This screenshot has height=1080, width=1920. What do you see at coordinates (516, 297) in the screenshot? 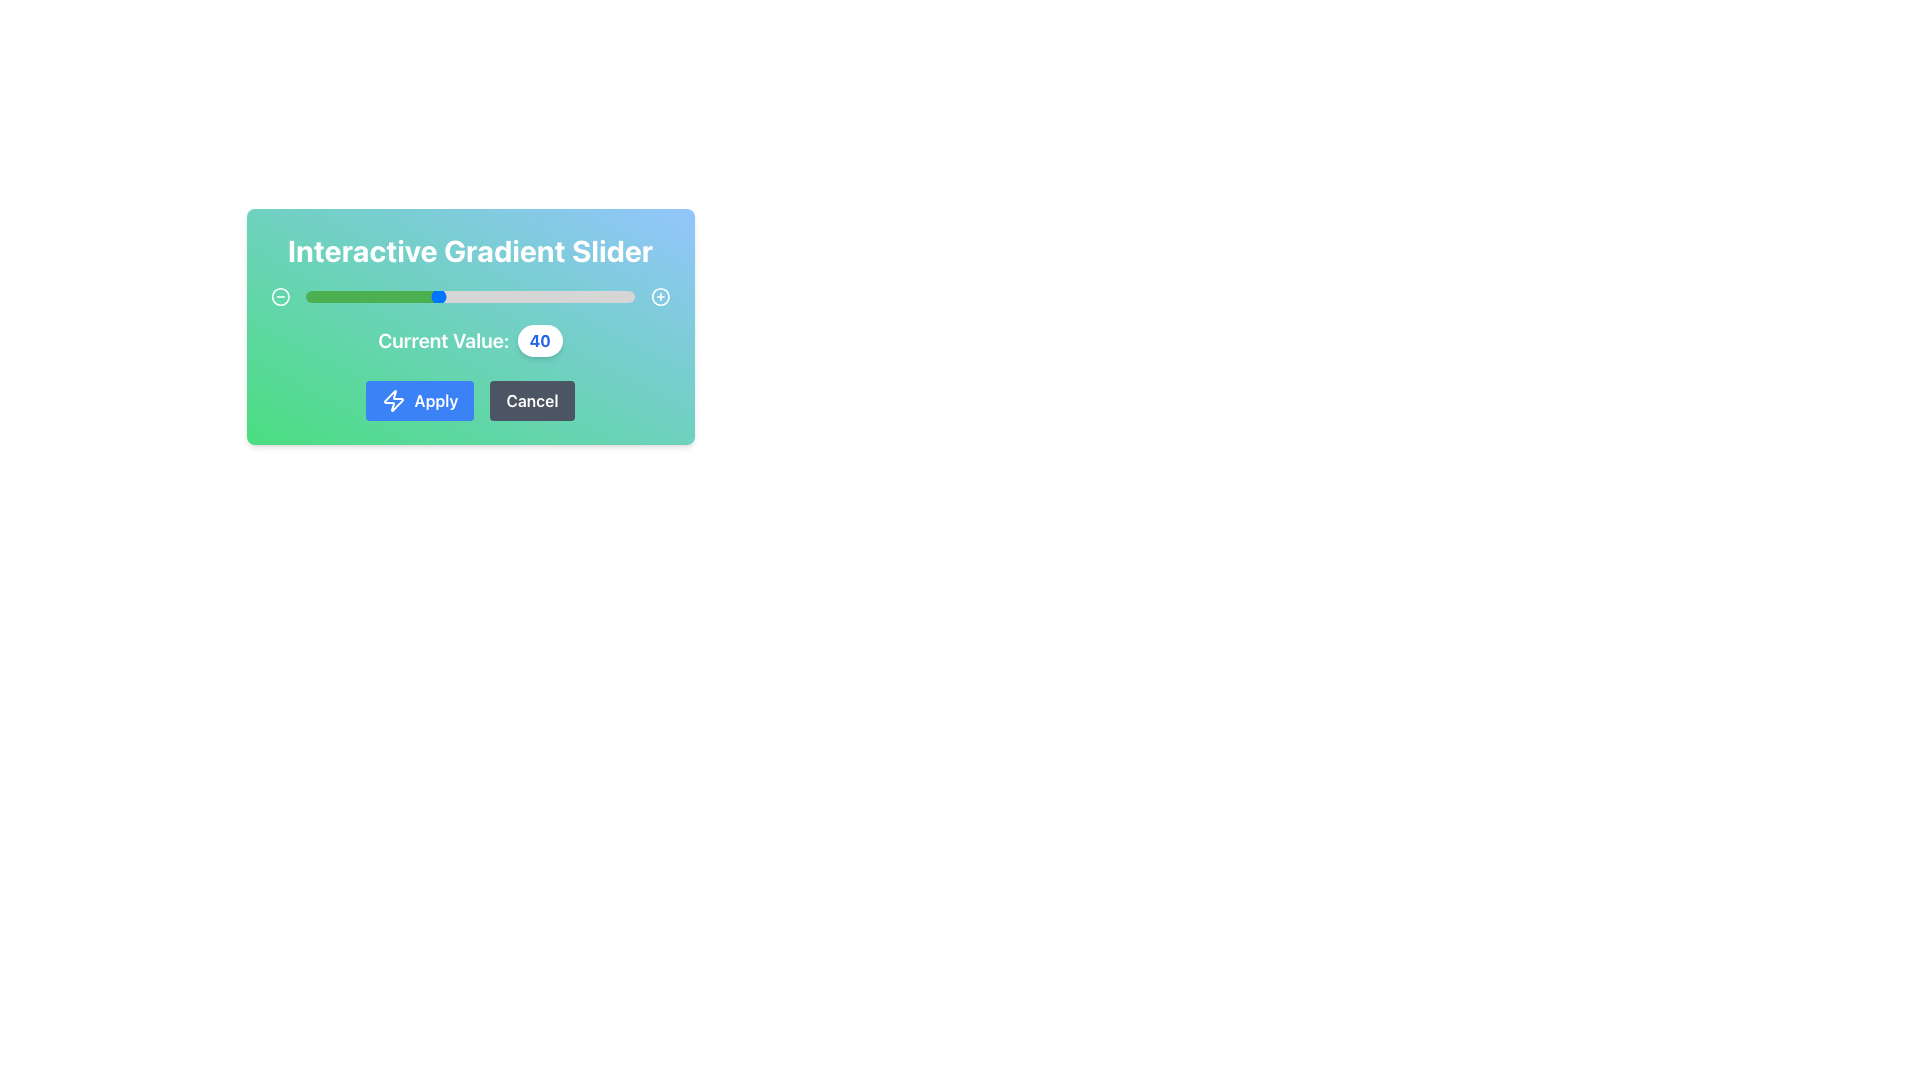
I see `the slider's value` at bounding box center [516, 297].